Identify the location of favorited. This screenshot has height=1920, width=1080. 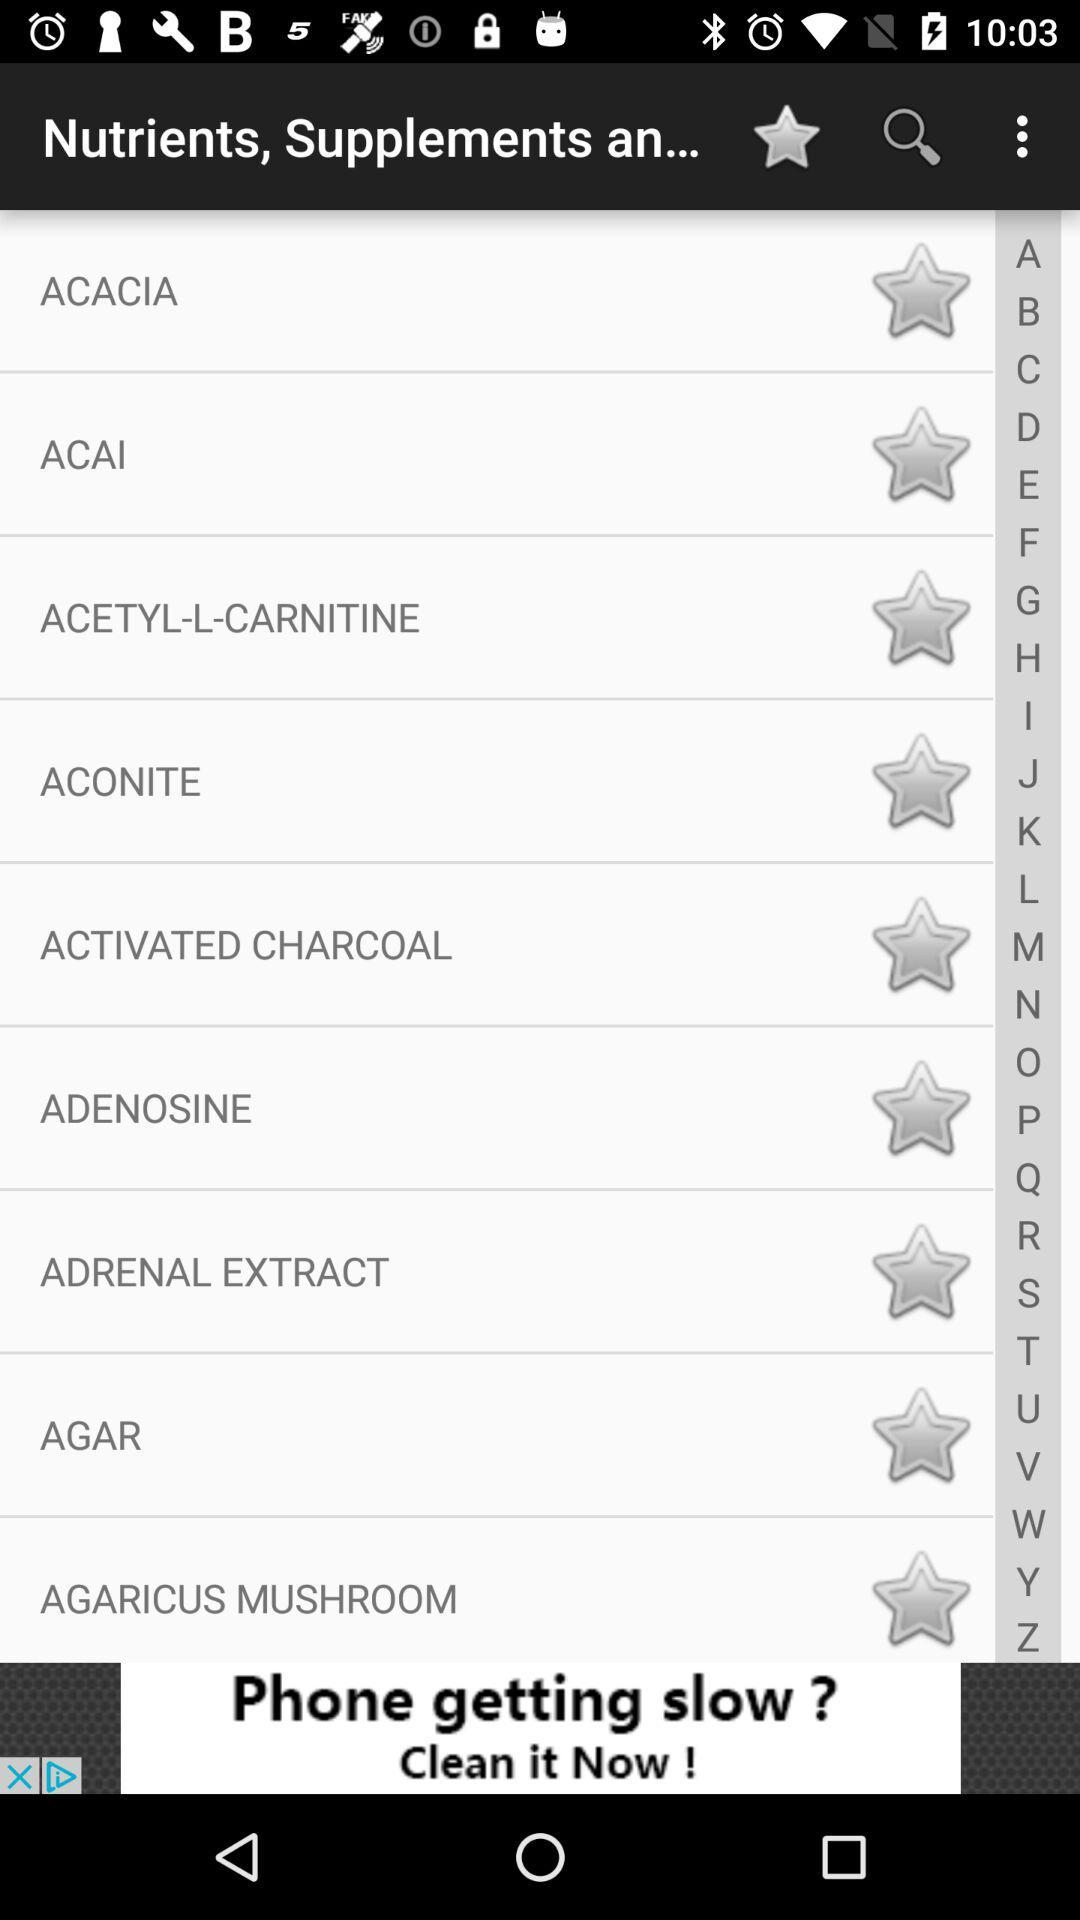
(920, 1270).